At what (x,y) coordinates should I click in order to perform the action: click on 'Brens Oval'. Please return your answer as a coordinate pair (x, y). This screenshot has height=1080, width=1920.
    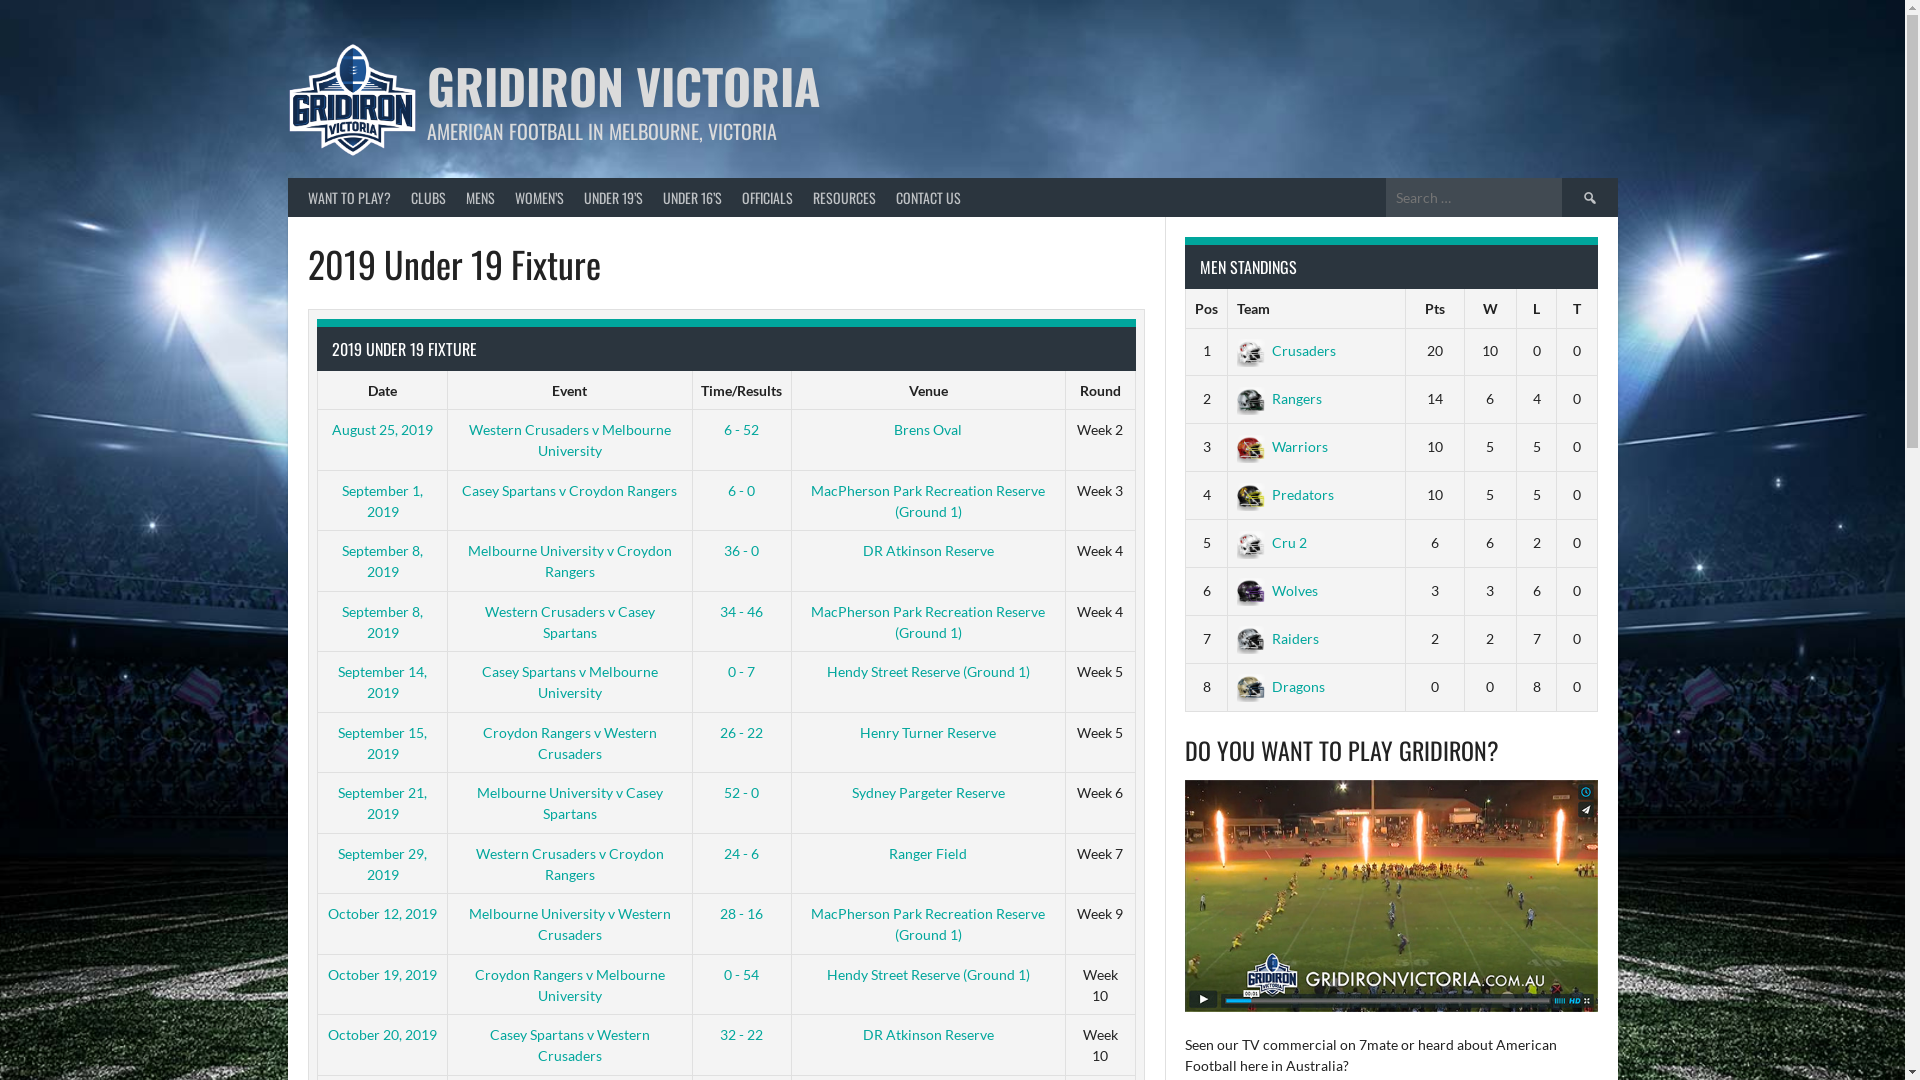
    Looking at the image, I should click on (926, 428).